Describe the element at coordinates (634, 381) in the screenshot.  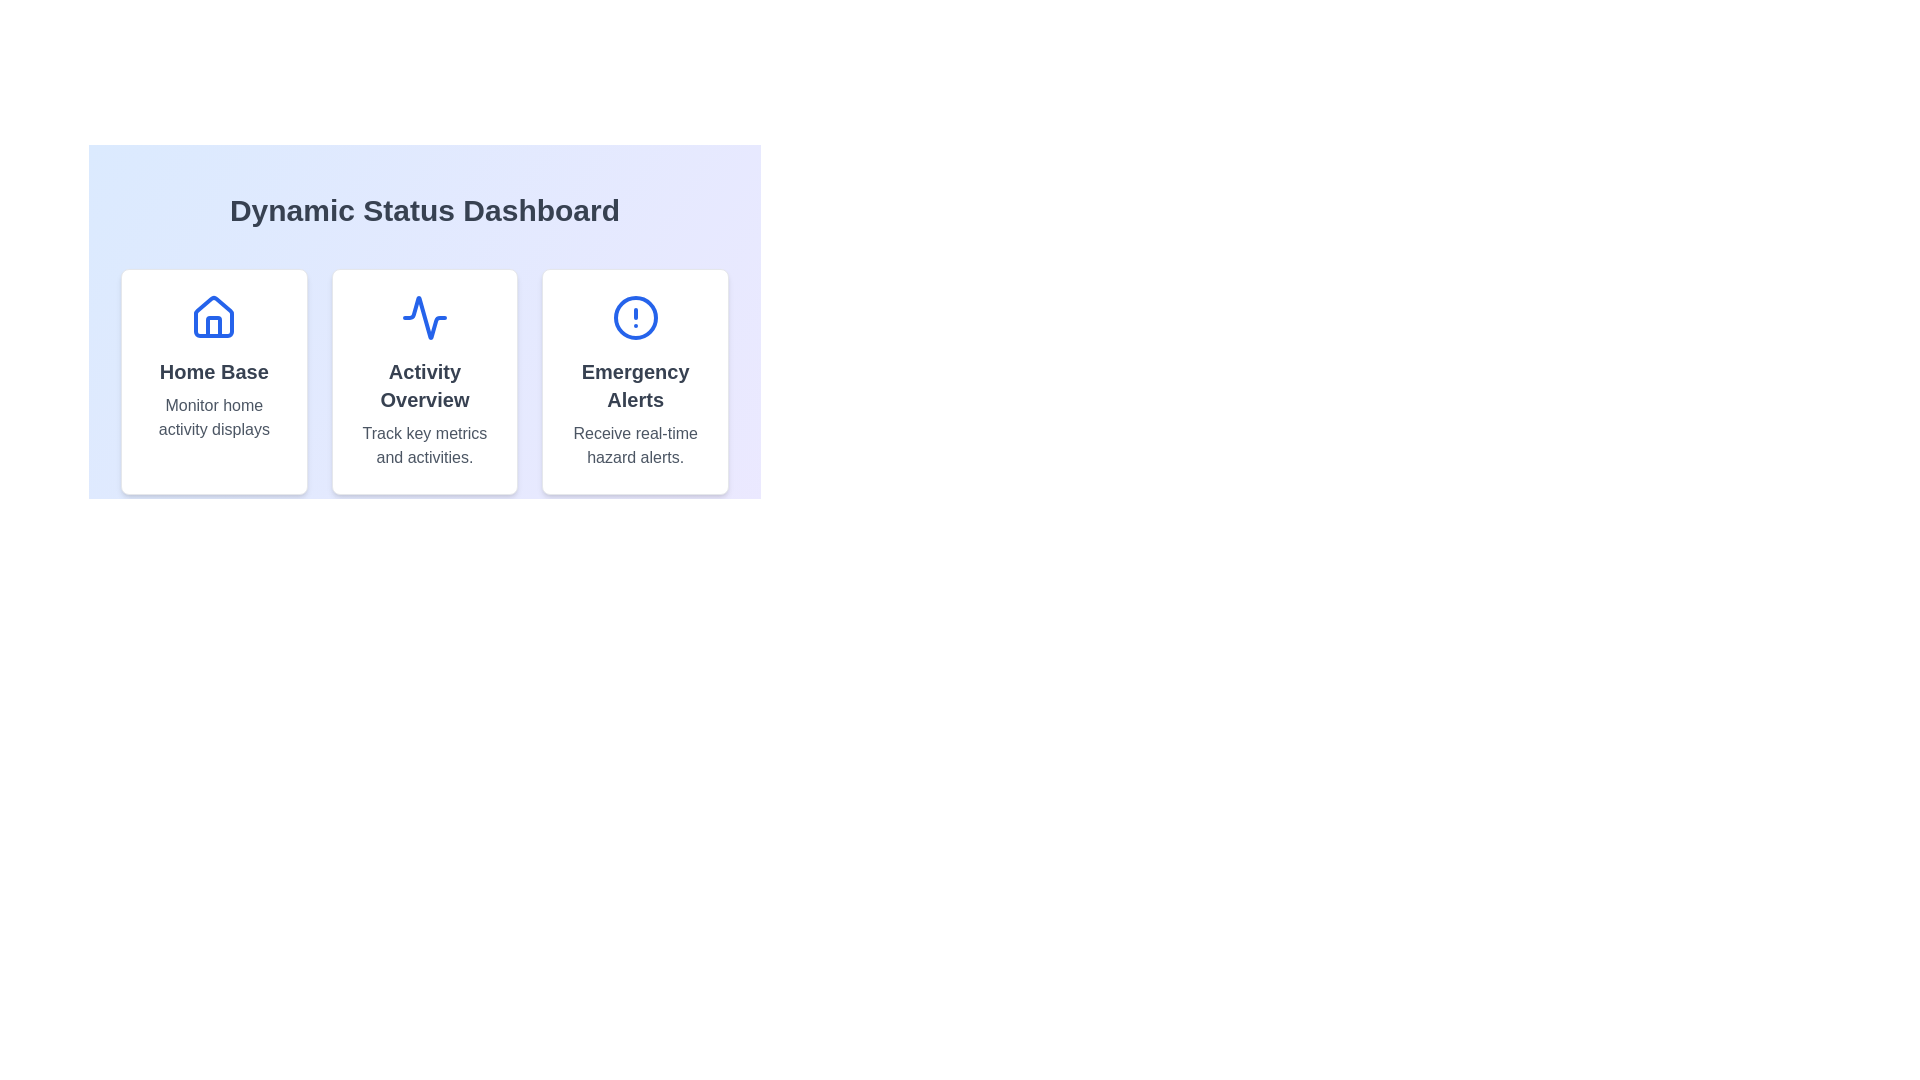
I see `the Informational Card that contains the blue alert icon and the text 'Emergency Alerts'` at that location.